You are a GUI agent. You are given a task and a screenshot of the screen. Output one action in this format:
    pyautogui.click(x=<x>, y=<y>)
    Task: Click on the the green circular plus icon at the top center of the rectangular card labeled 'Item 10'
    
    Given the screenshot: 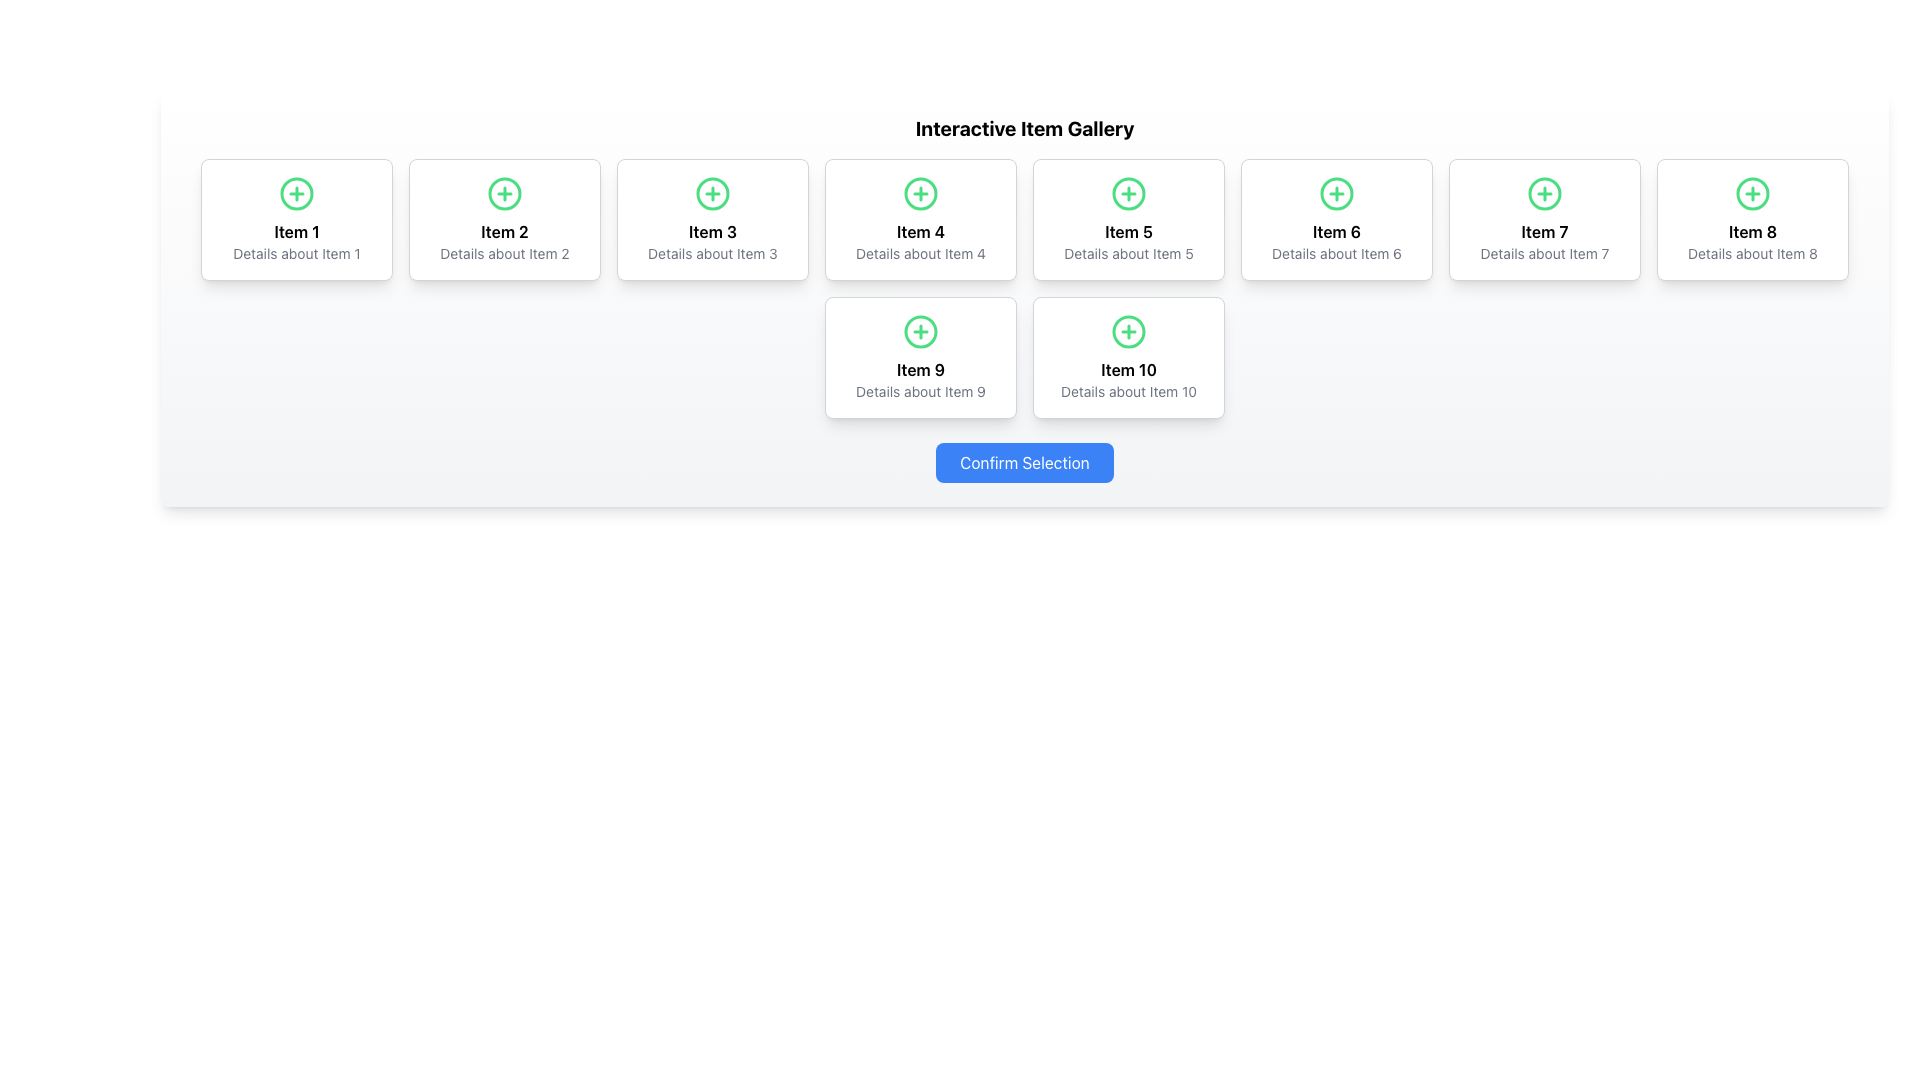 What is the action you would take?
    pyautogui.click(x=1128, y=357)
    